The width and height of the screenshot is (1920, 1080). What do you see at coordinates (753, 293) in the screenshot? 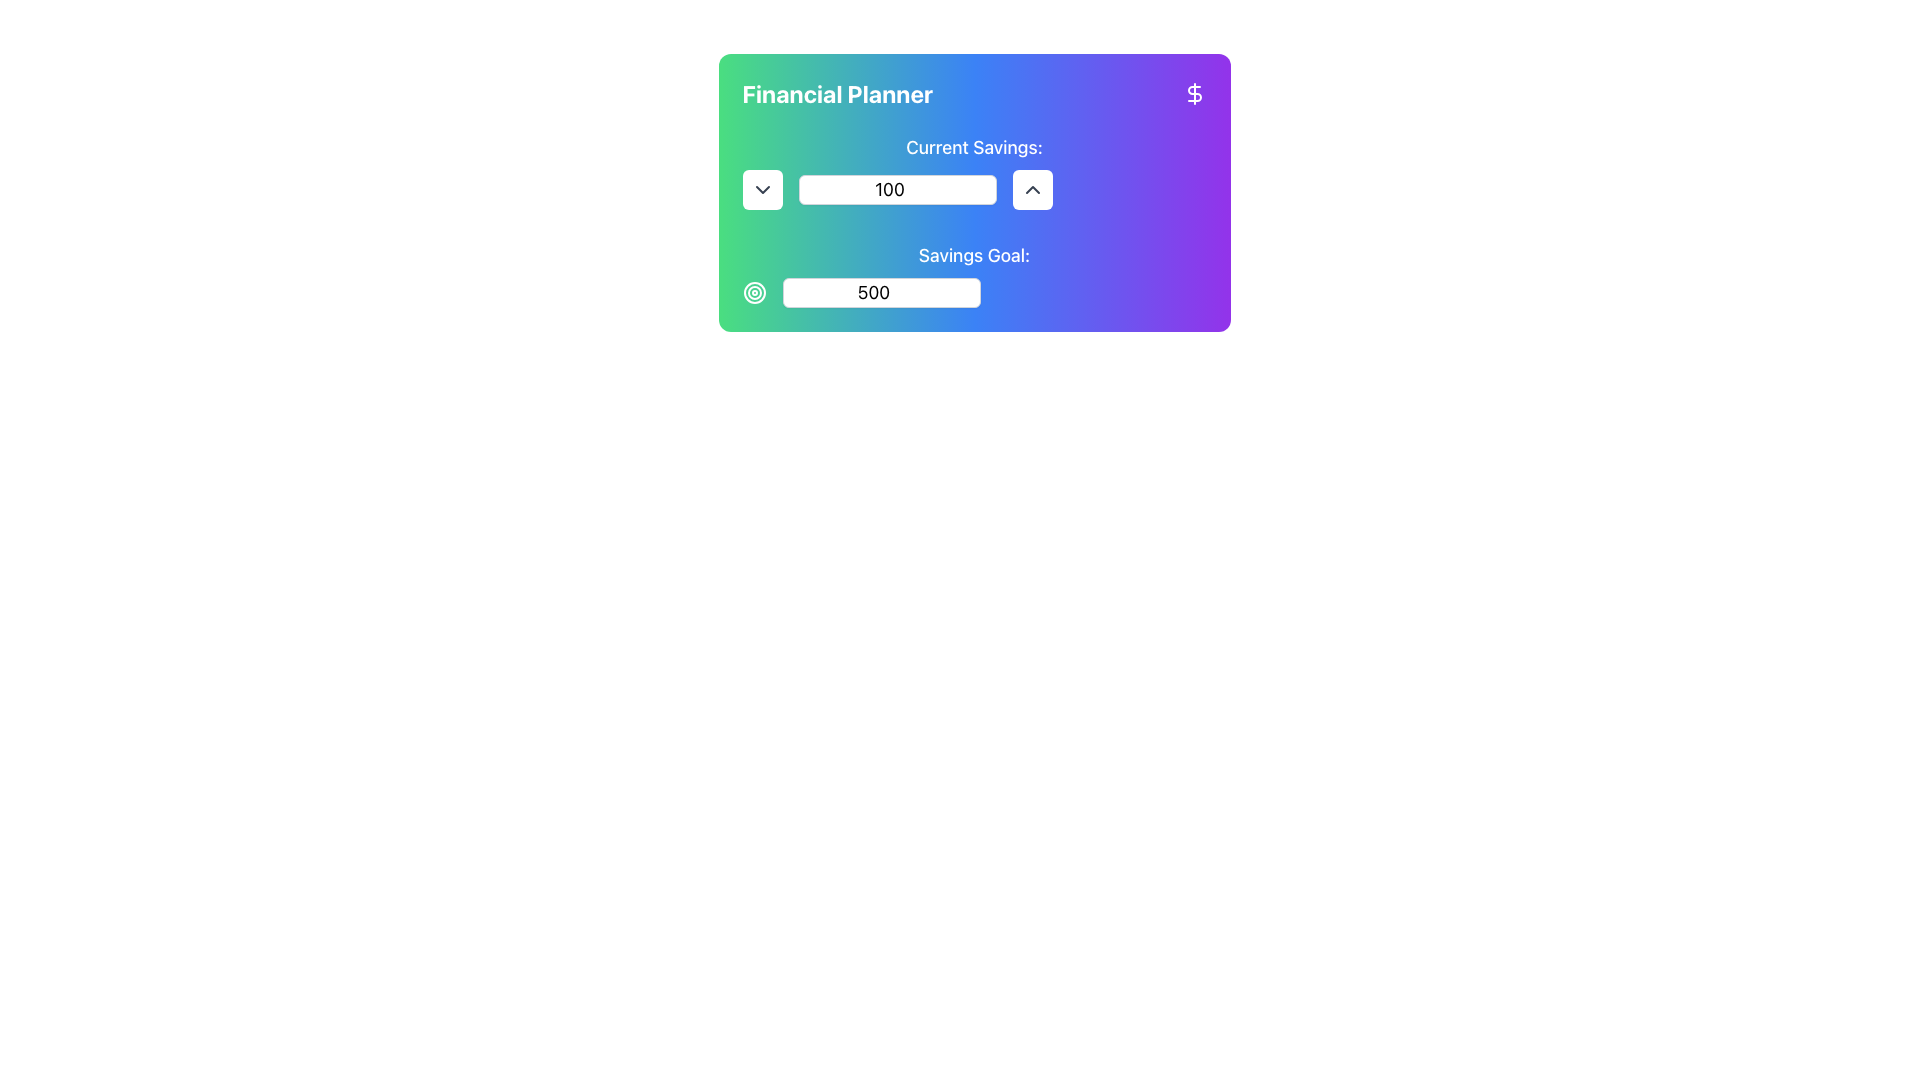
I see `the filled circle graphic icon located within the concentric circular design, which is the second layer from the center in the 'Financial Planner' card` at bounding box center [753, 293].